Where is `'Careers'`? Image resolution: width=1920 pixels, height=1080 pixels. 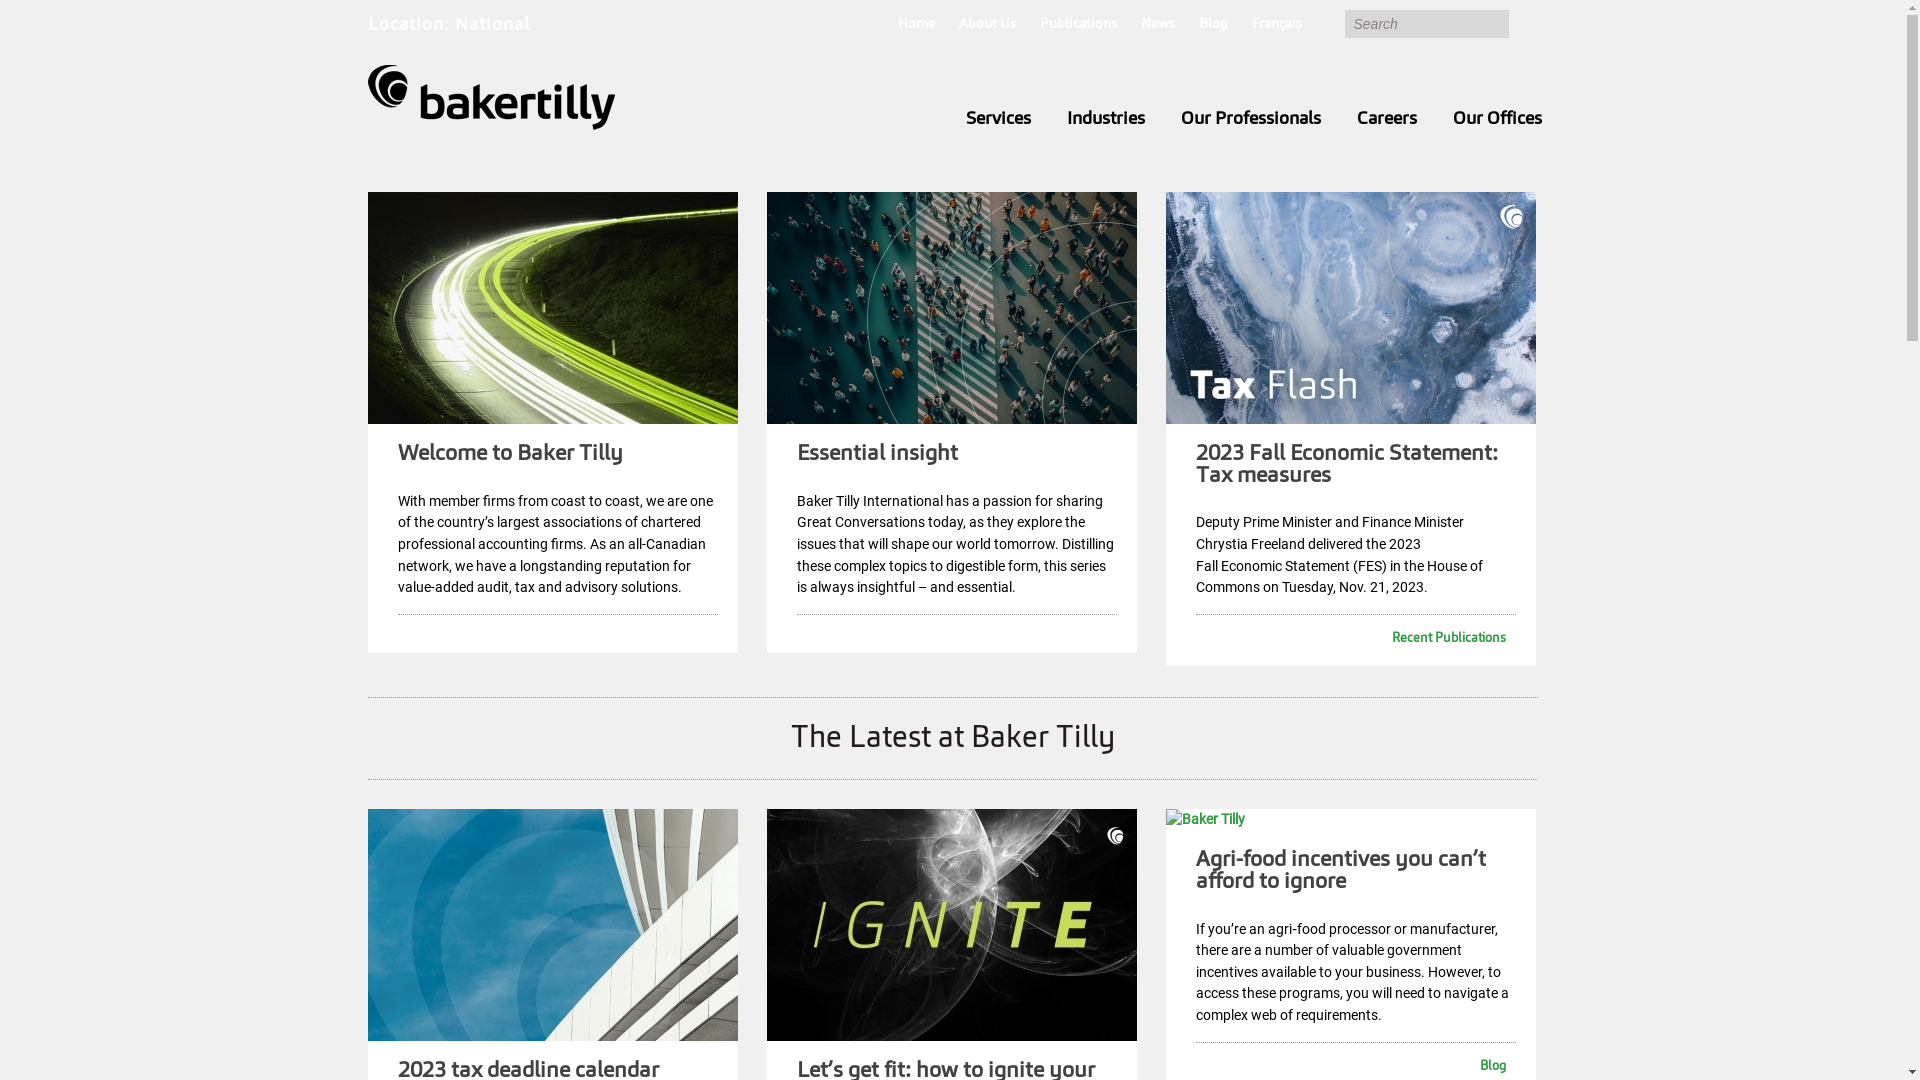 'Careers' is located at coordinates (1385, 119).